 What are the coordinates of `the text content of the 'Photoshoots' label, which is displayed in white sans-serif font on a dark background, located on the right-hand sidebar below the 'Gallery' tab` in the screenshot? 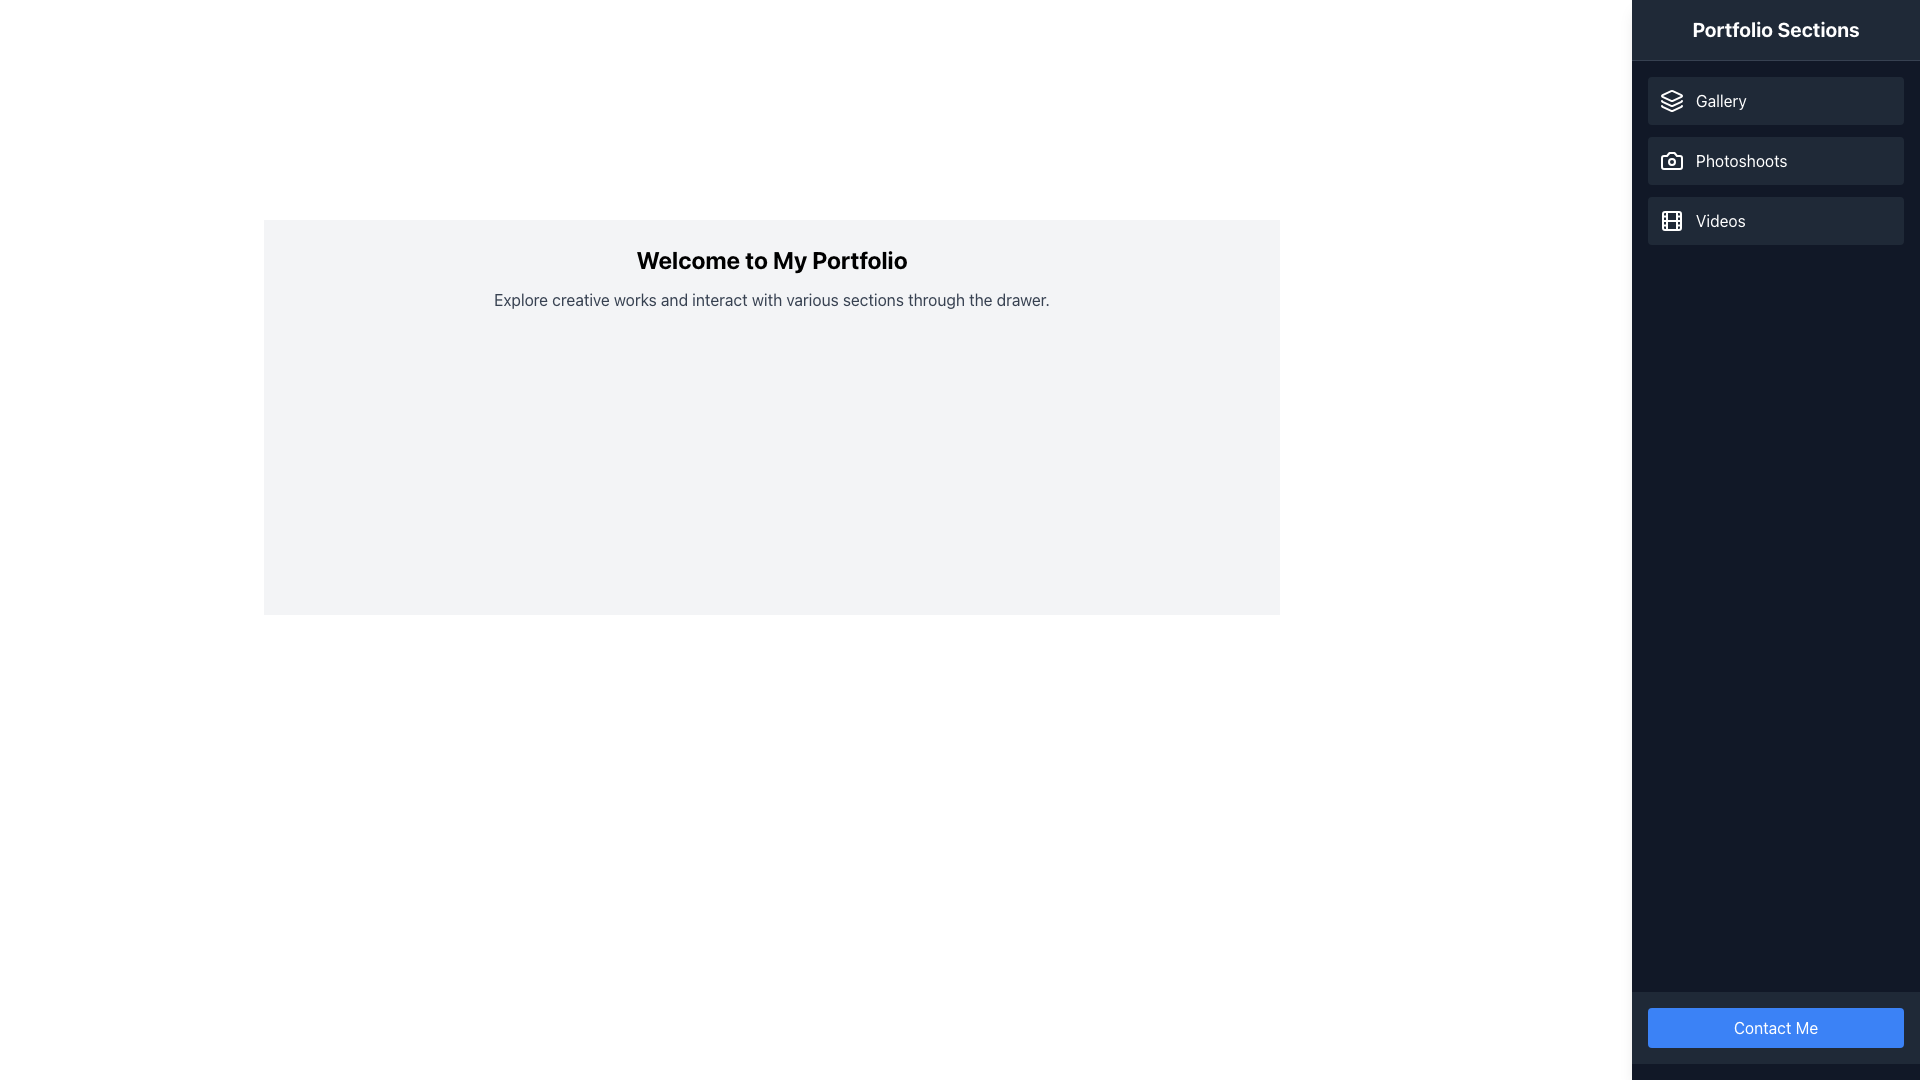 It's located at (1740, 160).